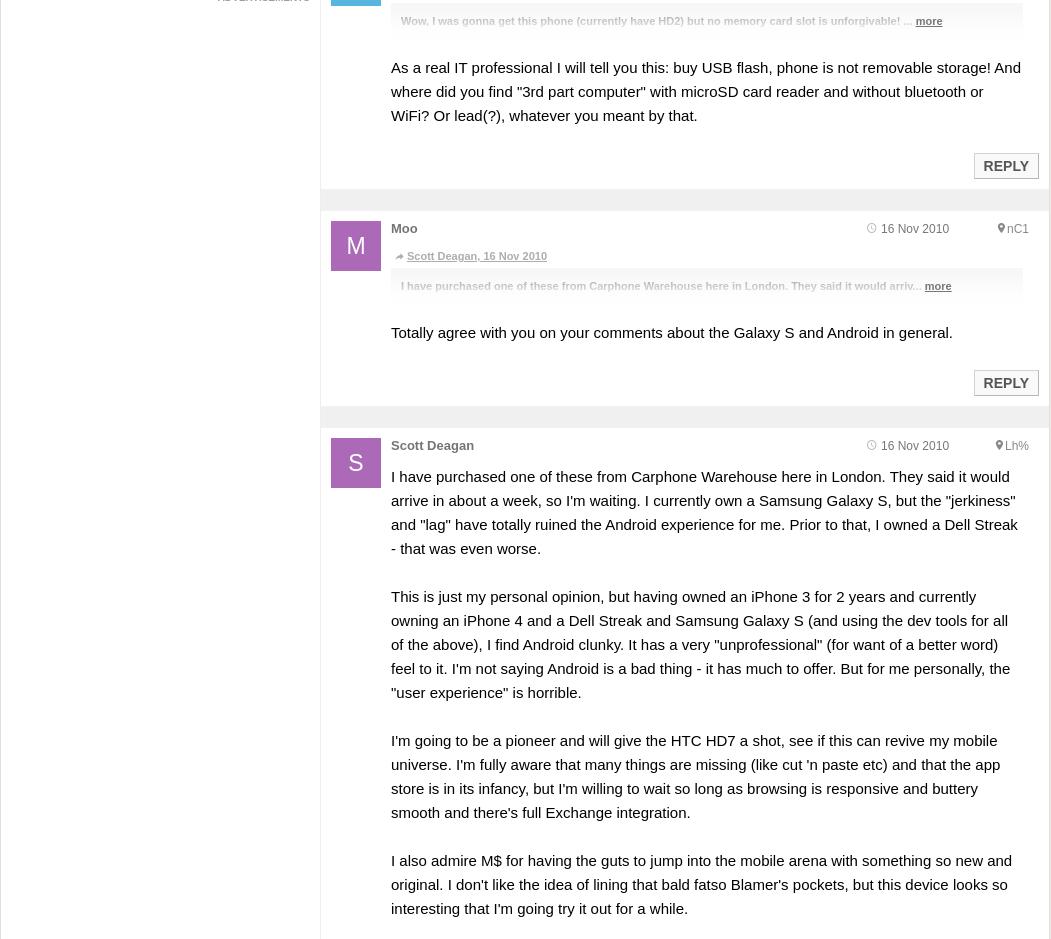  What do you see at coordinates (662, 285) in the screenshot?
I see `'I have purchased one of these from Carphone Warehouse here in London. They said it would arriv...'` at bounding box center [662, 285].